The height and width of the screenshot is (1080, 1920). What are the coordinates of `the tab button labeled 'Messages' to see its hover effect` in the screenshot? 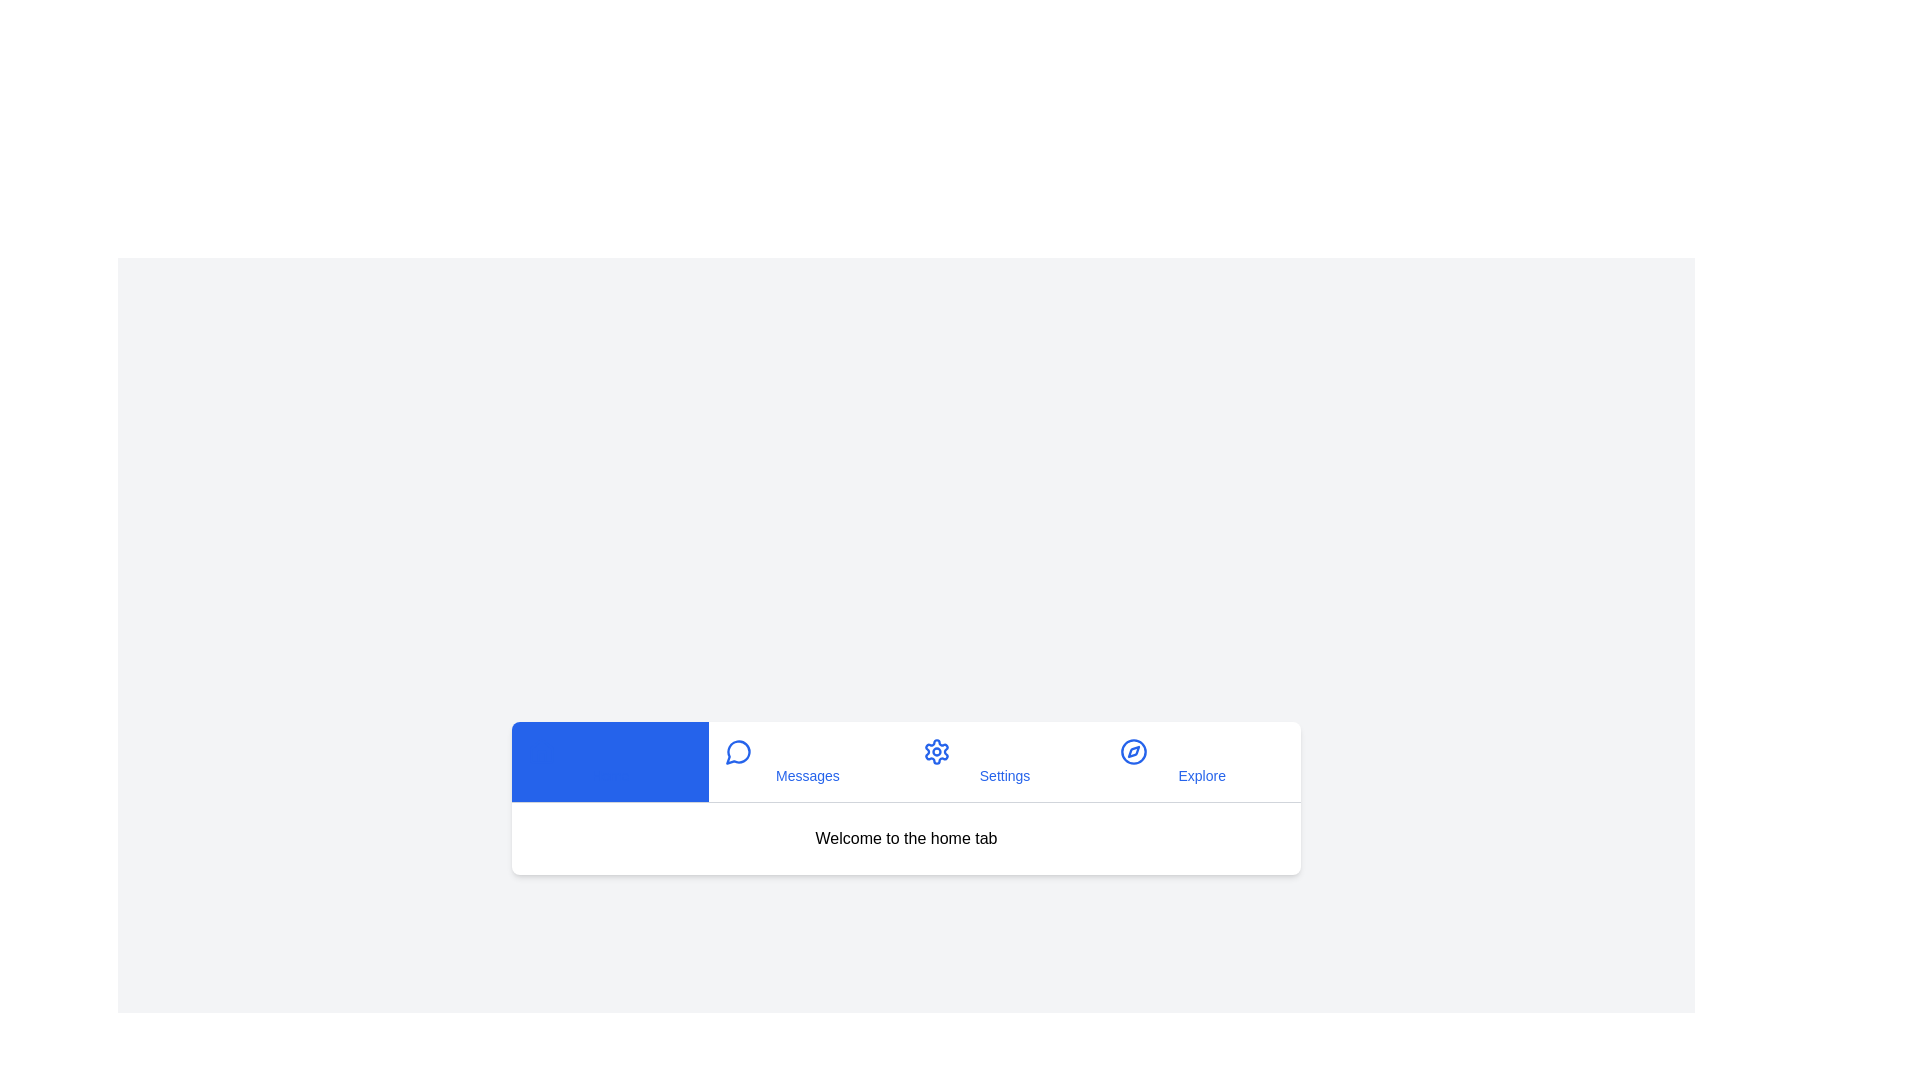 It's located at (807, 761).